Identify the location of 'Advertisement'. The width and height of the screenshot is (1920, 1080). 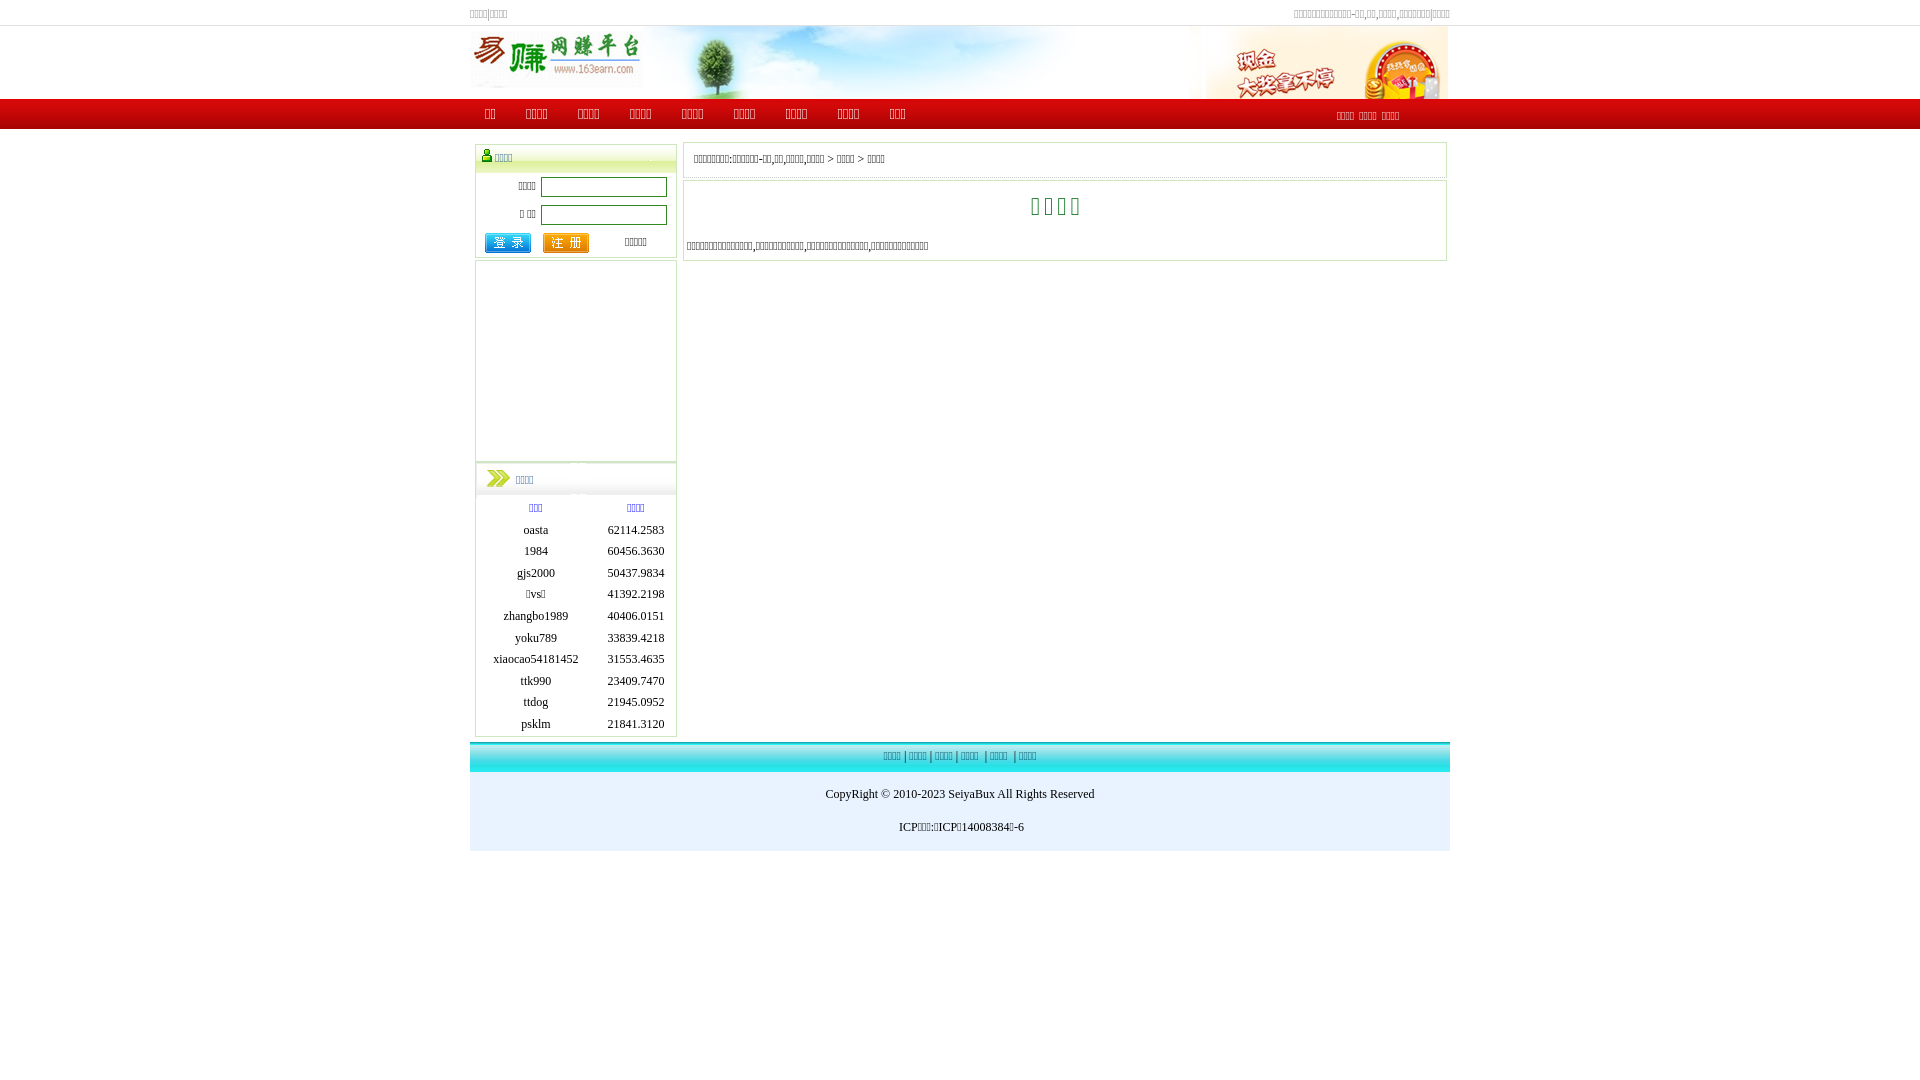
(474, 361).